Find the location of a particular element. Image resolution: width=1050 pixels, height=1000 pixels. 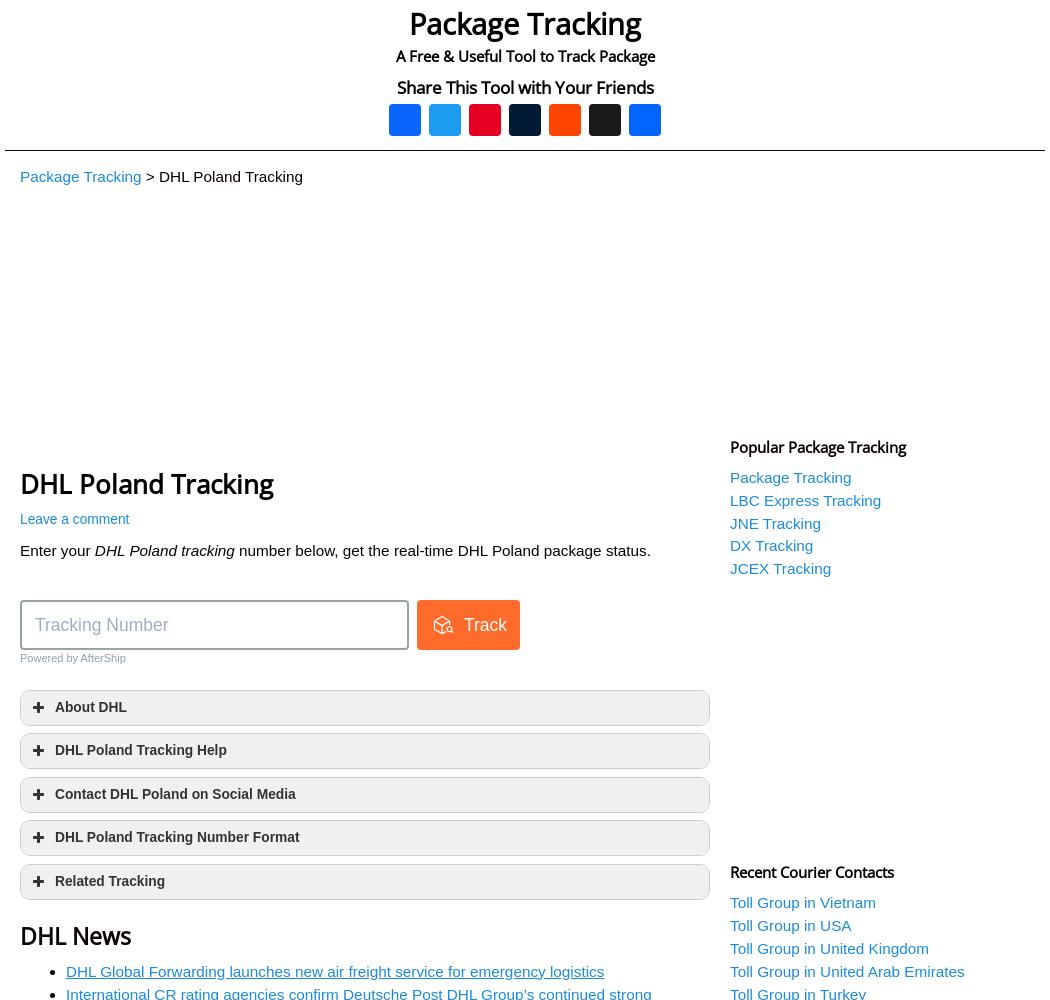

'Toll Group in USA' is located at coordinates (789, 925).